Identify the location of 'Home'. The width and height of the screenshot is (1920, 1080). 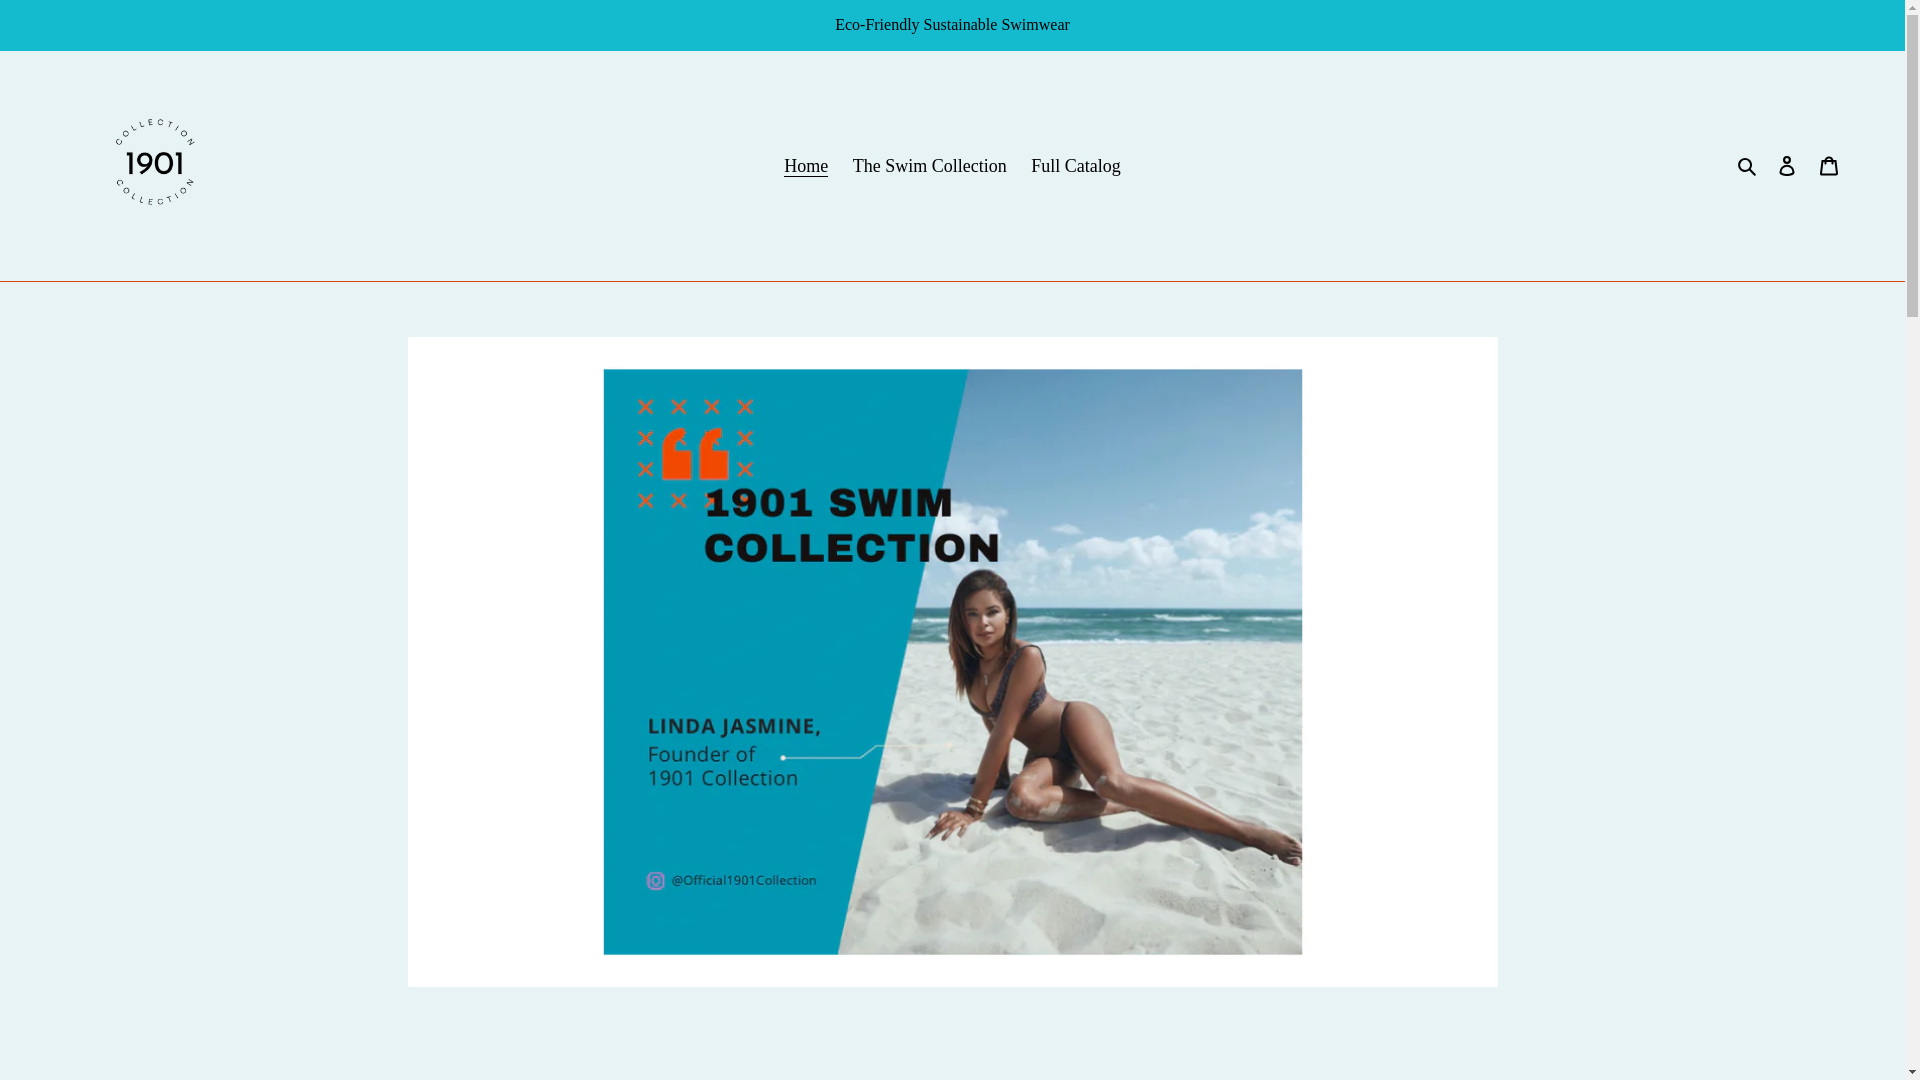
(772, 165).